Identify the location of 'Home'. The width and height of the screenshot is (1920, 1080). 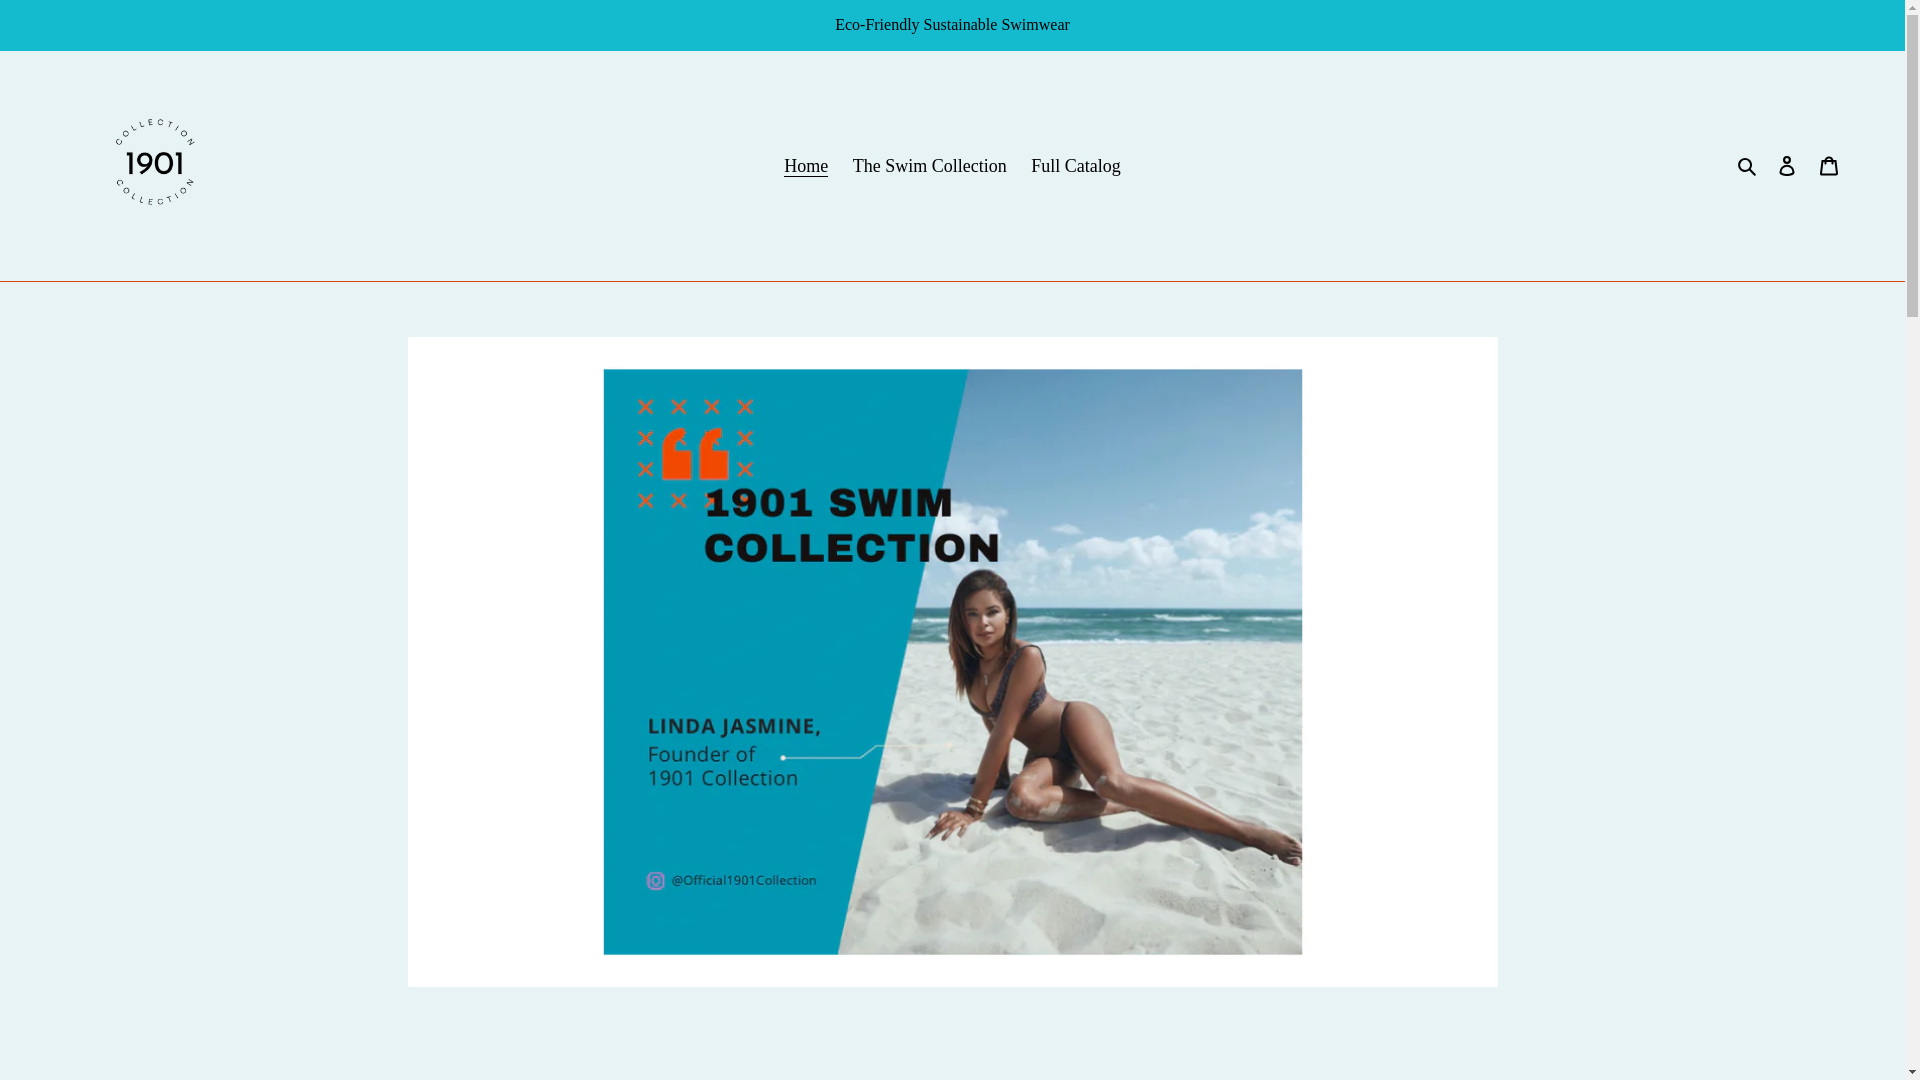
(772, 165).